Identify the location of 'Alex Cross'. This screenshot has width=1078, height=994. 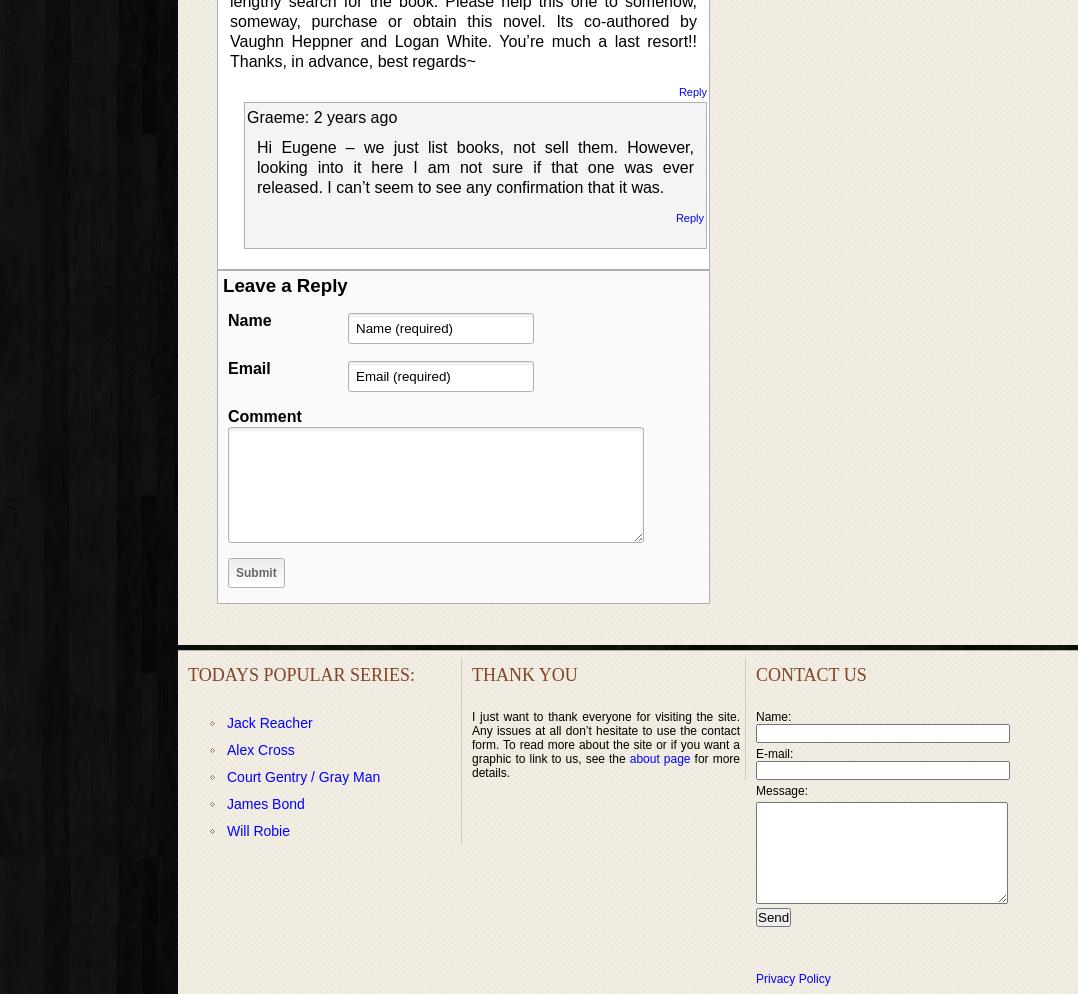
(259, 748).